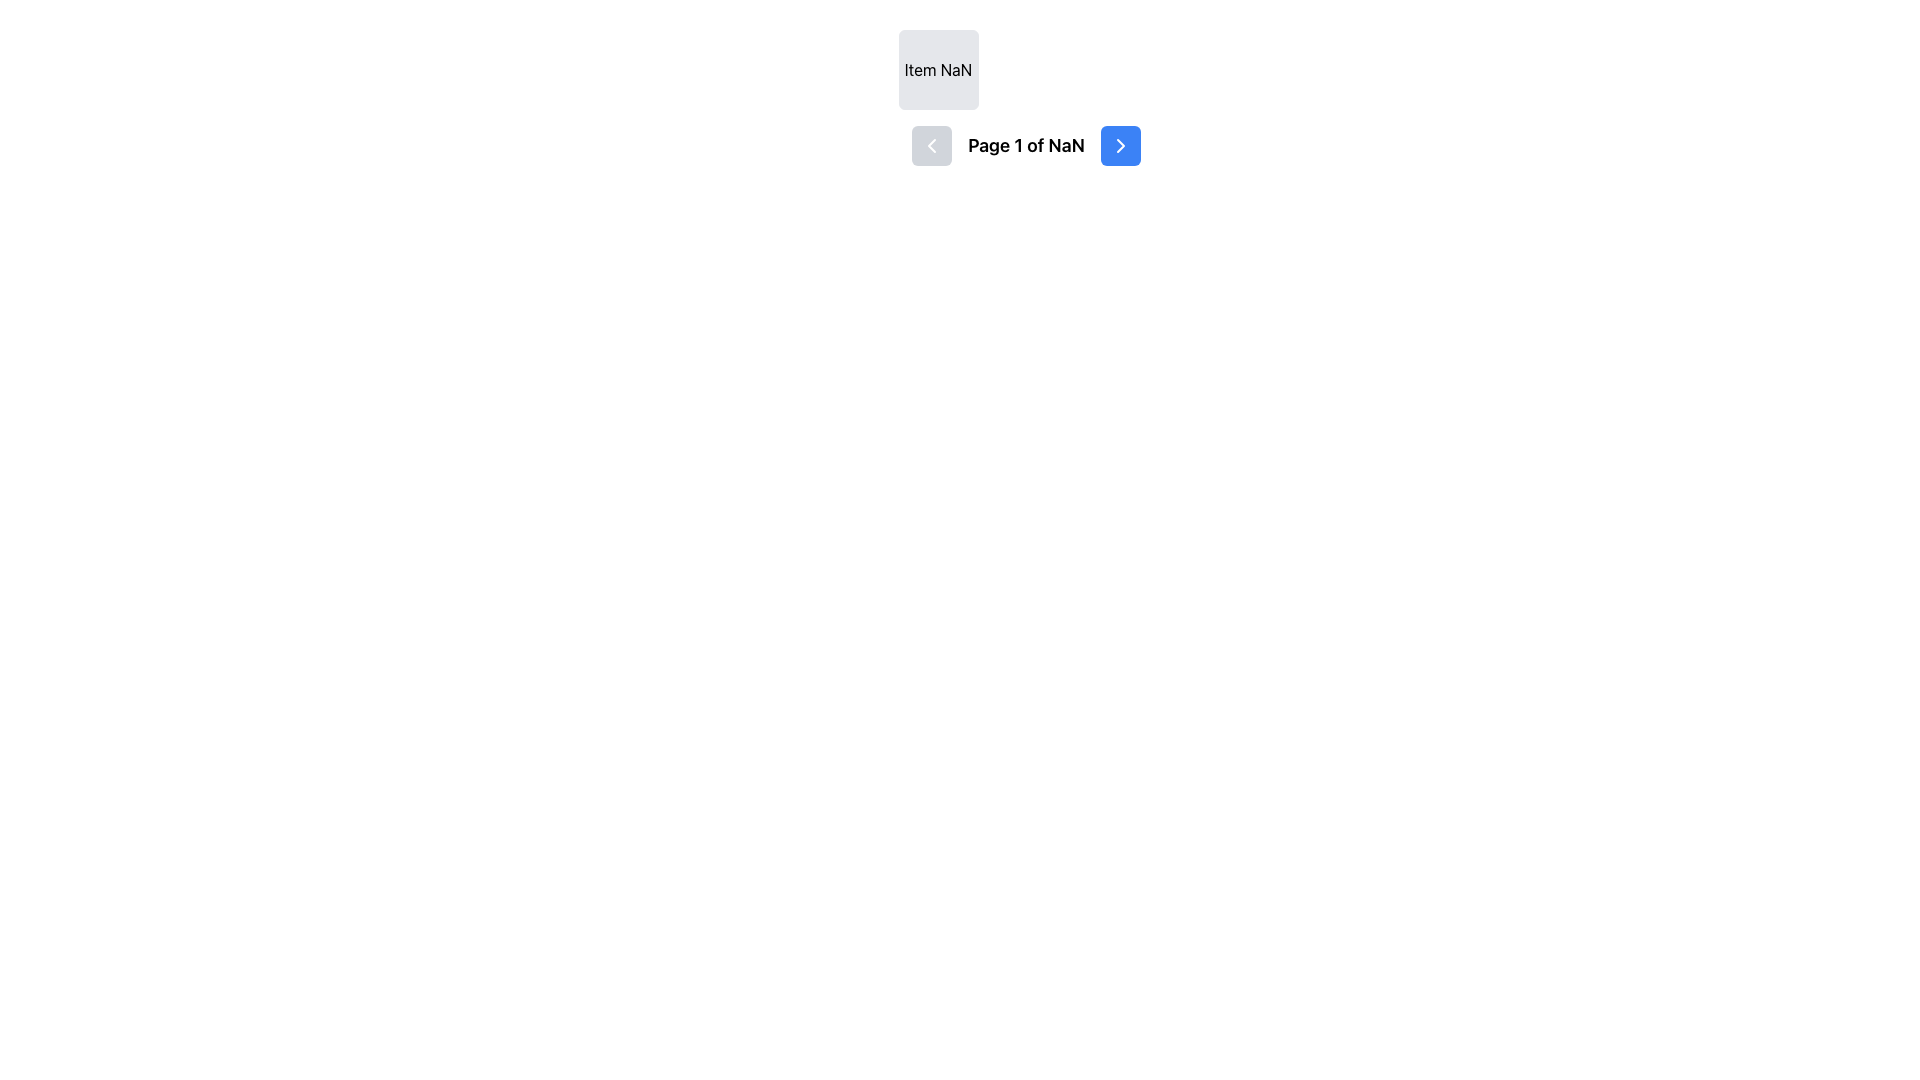 The height and width of the screenshot is (1080, 1920). Describe the element at coordinates (1120, 145) in the screenshot. I see `the forward navigation button, which is represented by a right-pointing chevron icon on a blue circular background, to observe any interaction feedback` at that location.